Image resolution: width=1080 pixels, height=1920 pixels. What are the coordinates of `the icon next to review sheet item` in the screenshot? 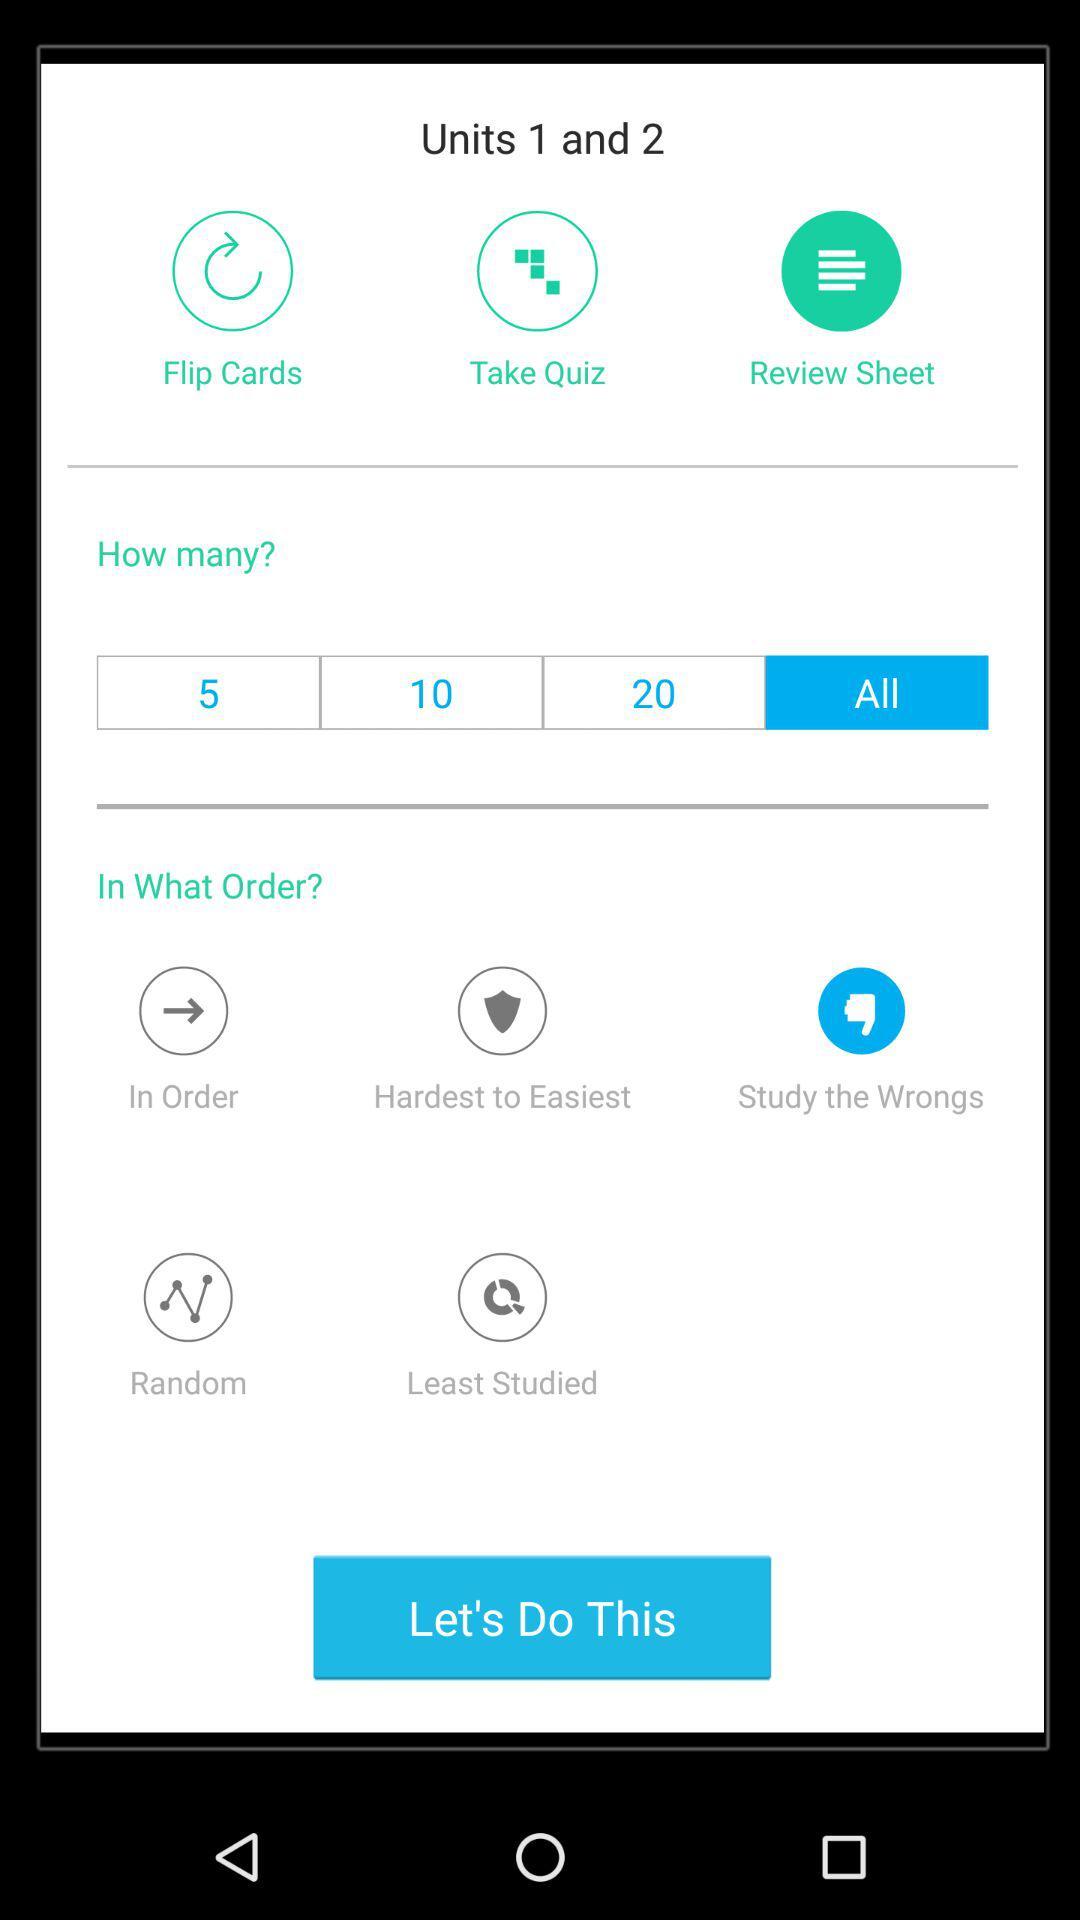 It's located at (536, 270).